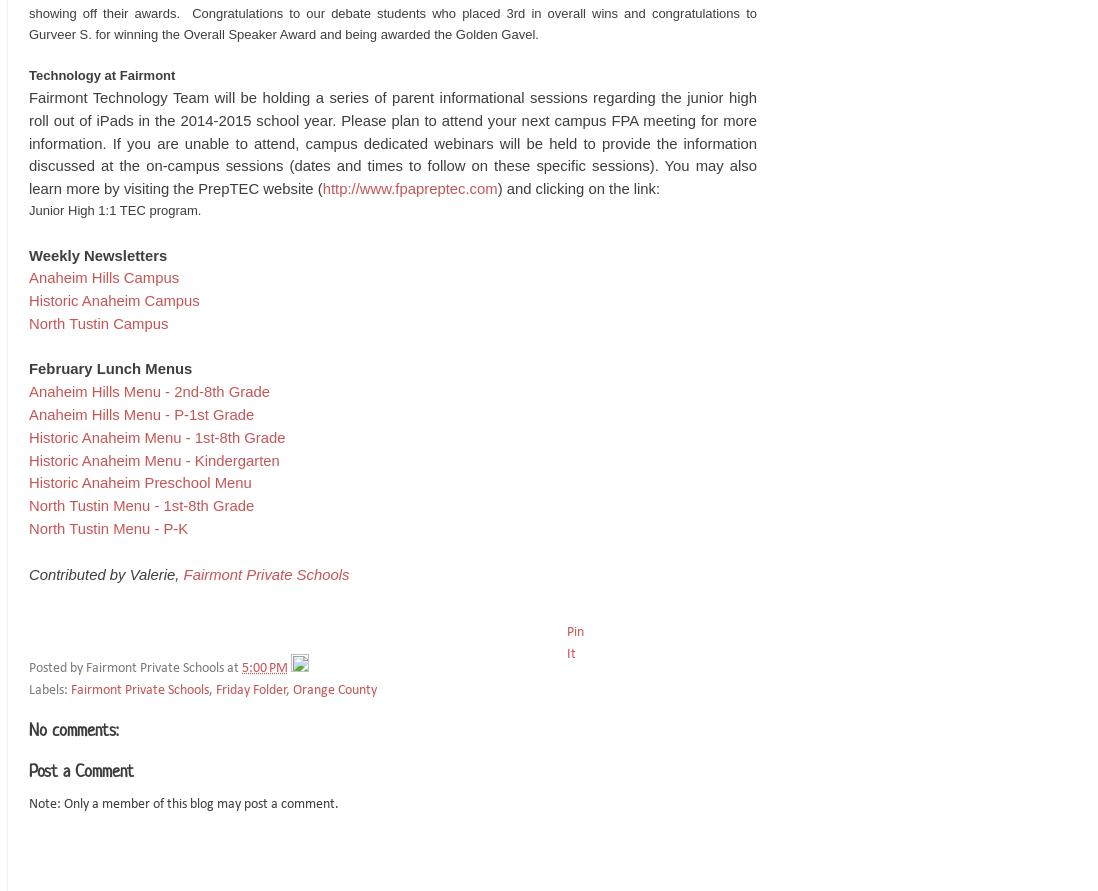  I want to click on 'Contributed by Valerie,', so click(105, 573).